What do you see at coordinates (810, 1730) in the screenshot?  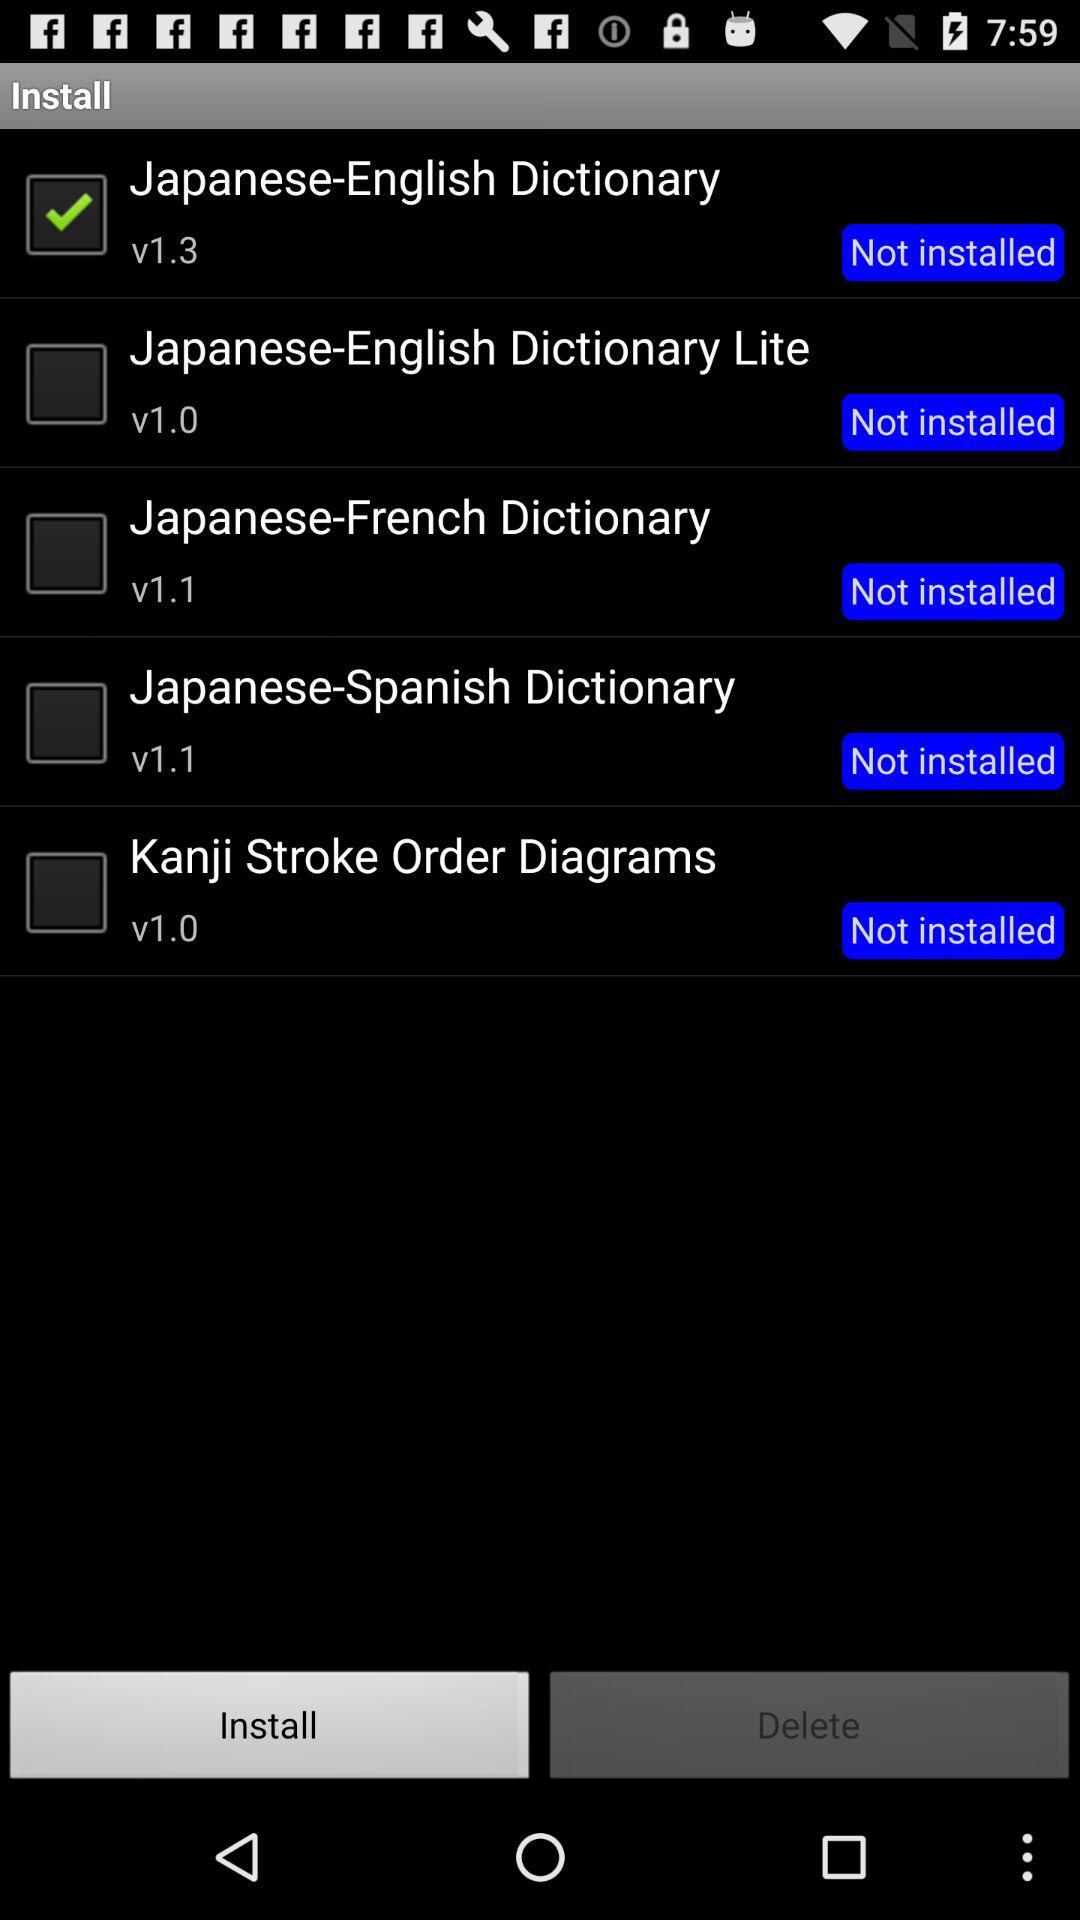 I see `item next to install item` at bounding box center [810, 1730].